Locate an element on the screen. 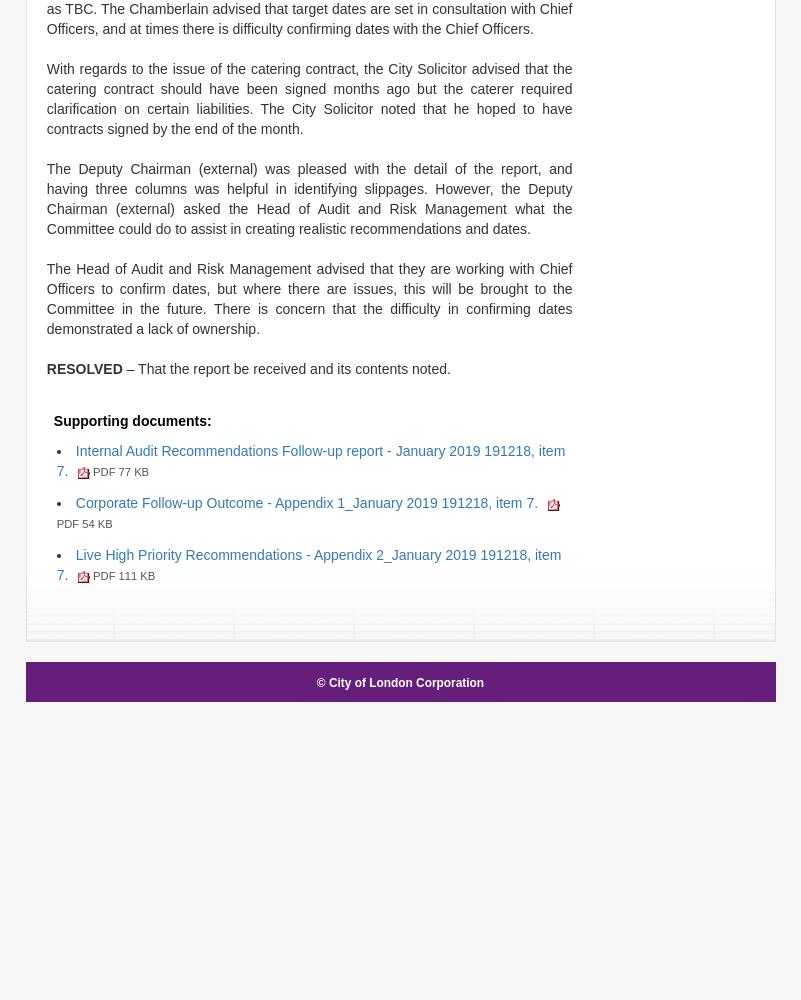  'PDF 111 KB' is located at coordinates (120, 574).